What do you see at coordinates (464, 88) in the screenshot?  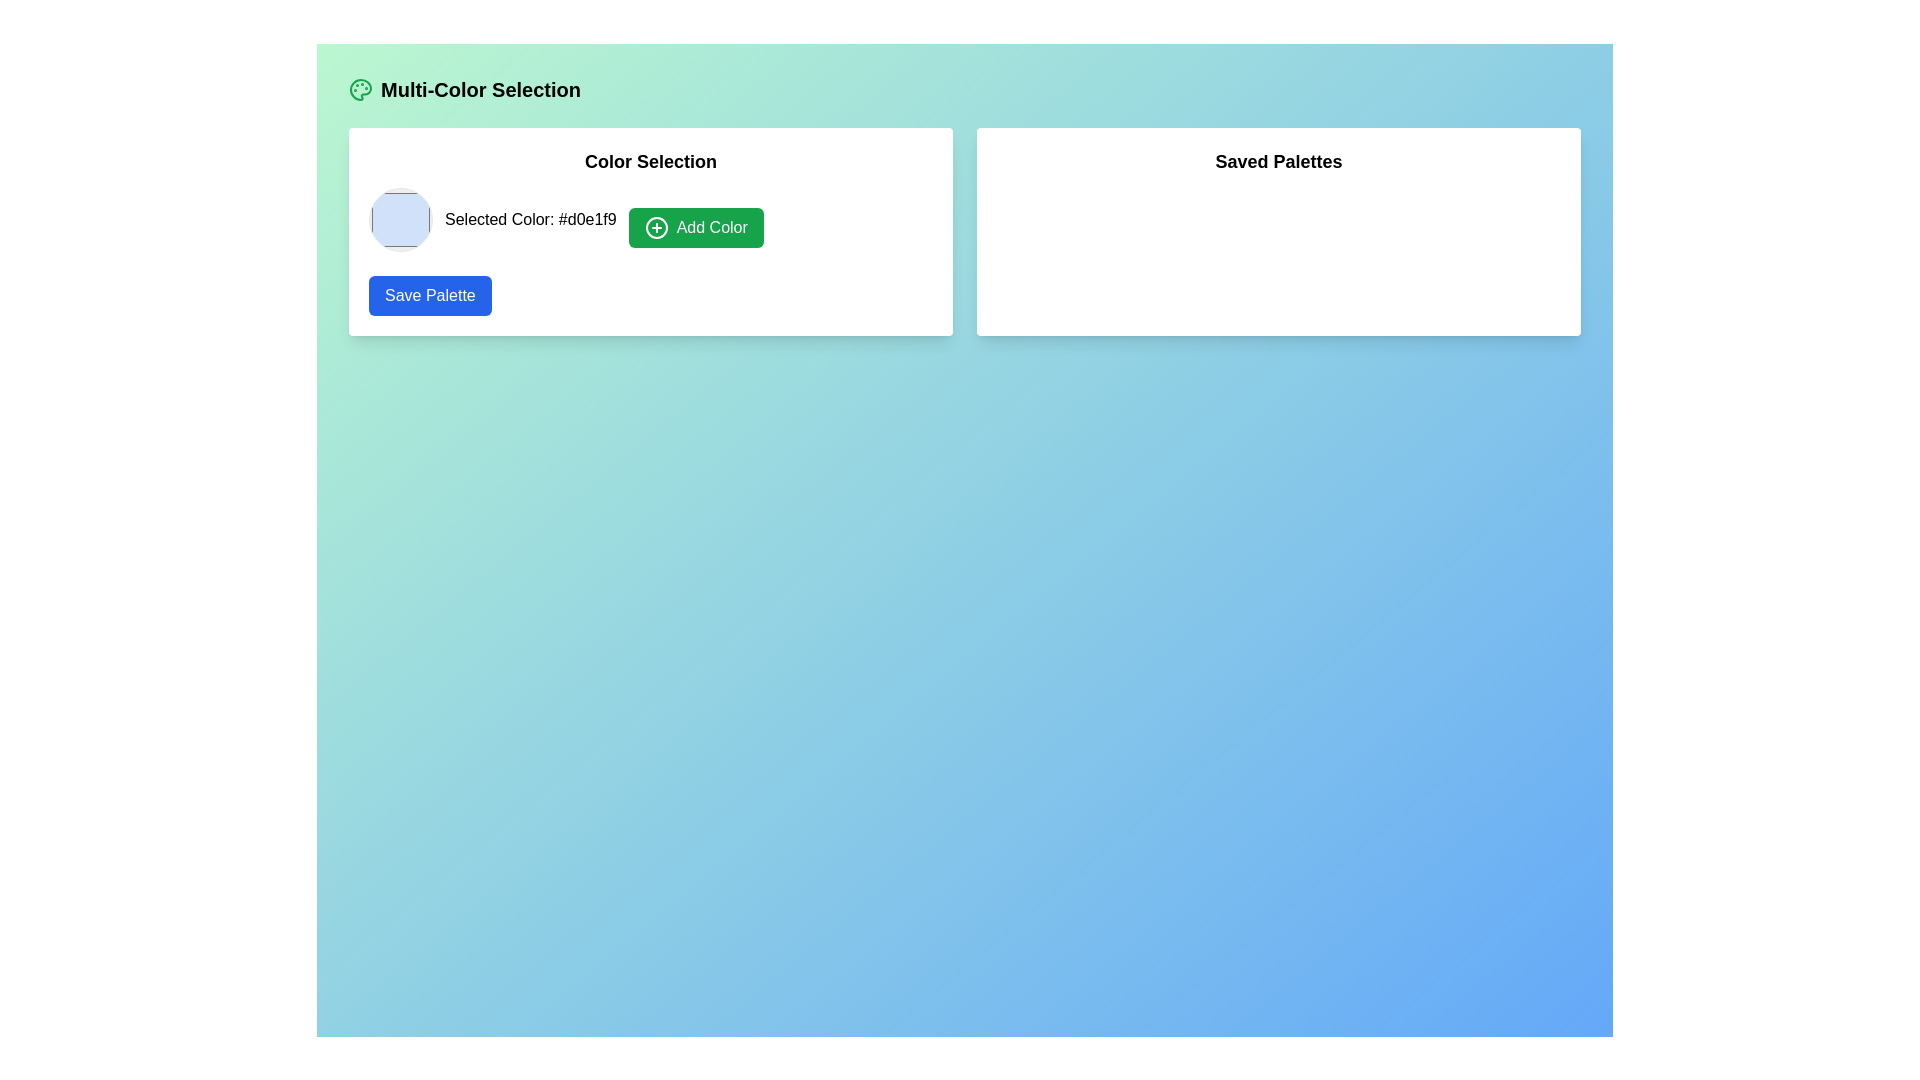 I see `the 'Multi-Color Selection' label with the green palette icon for accessibility` at bounding box center [464, 88].